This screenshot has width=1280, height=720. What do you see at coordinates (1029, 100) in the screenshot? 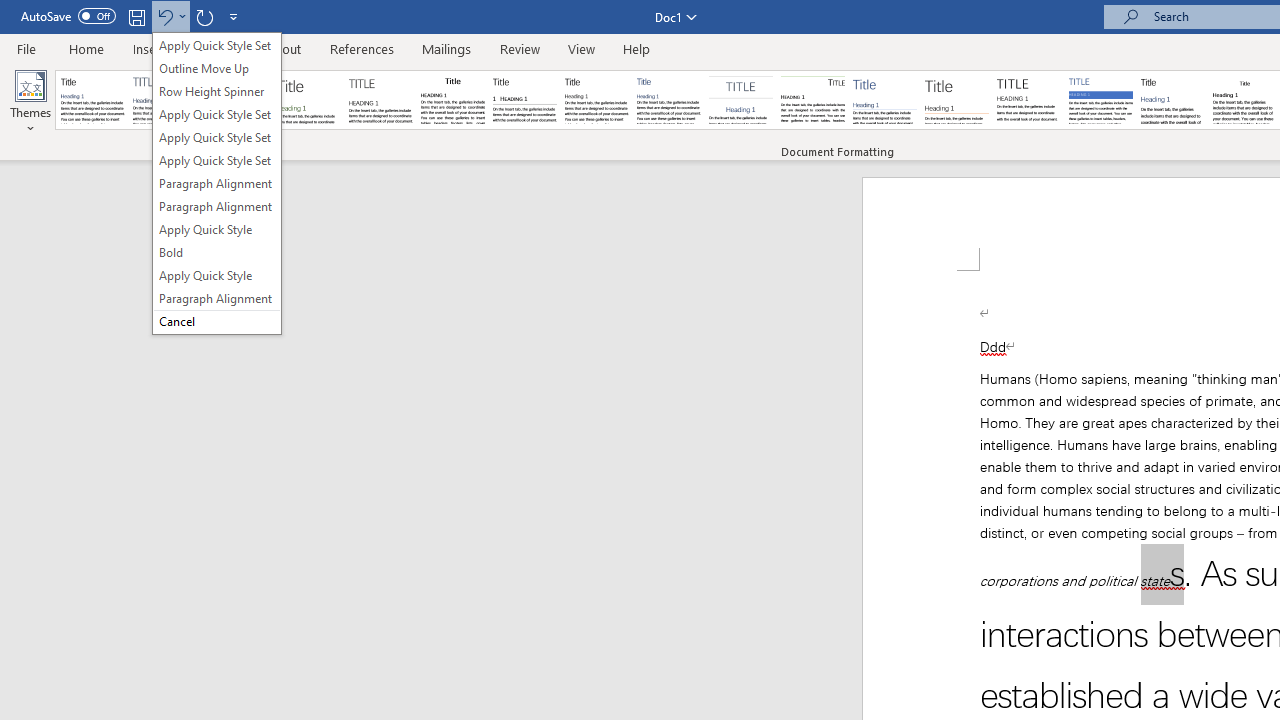
I see `'Minimalist'` at bounding box center [1029, 100].